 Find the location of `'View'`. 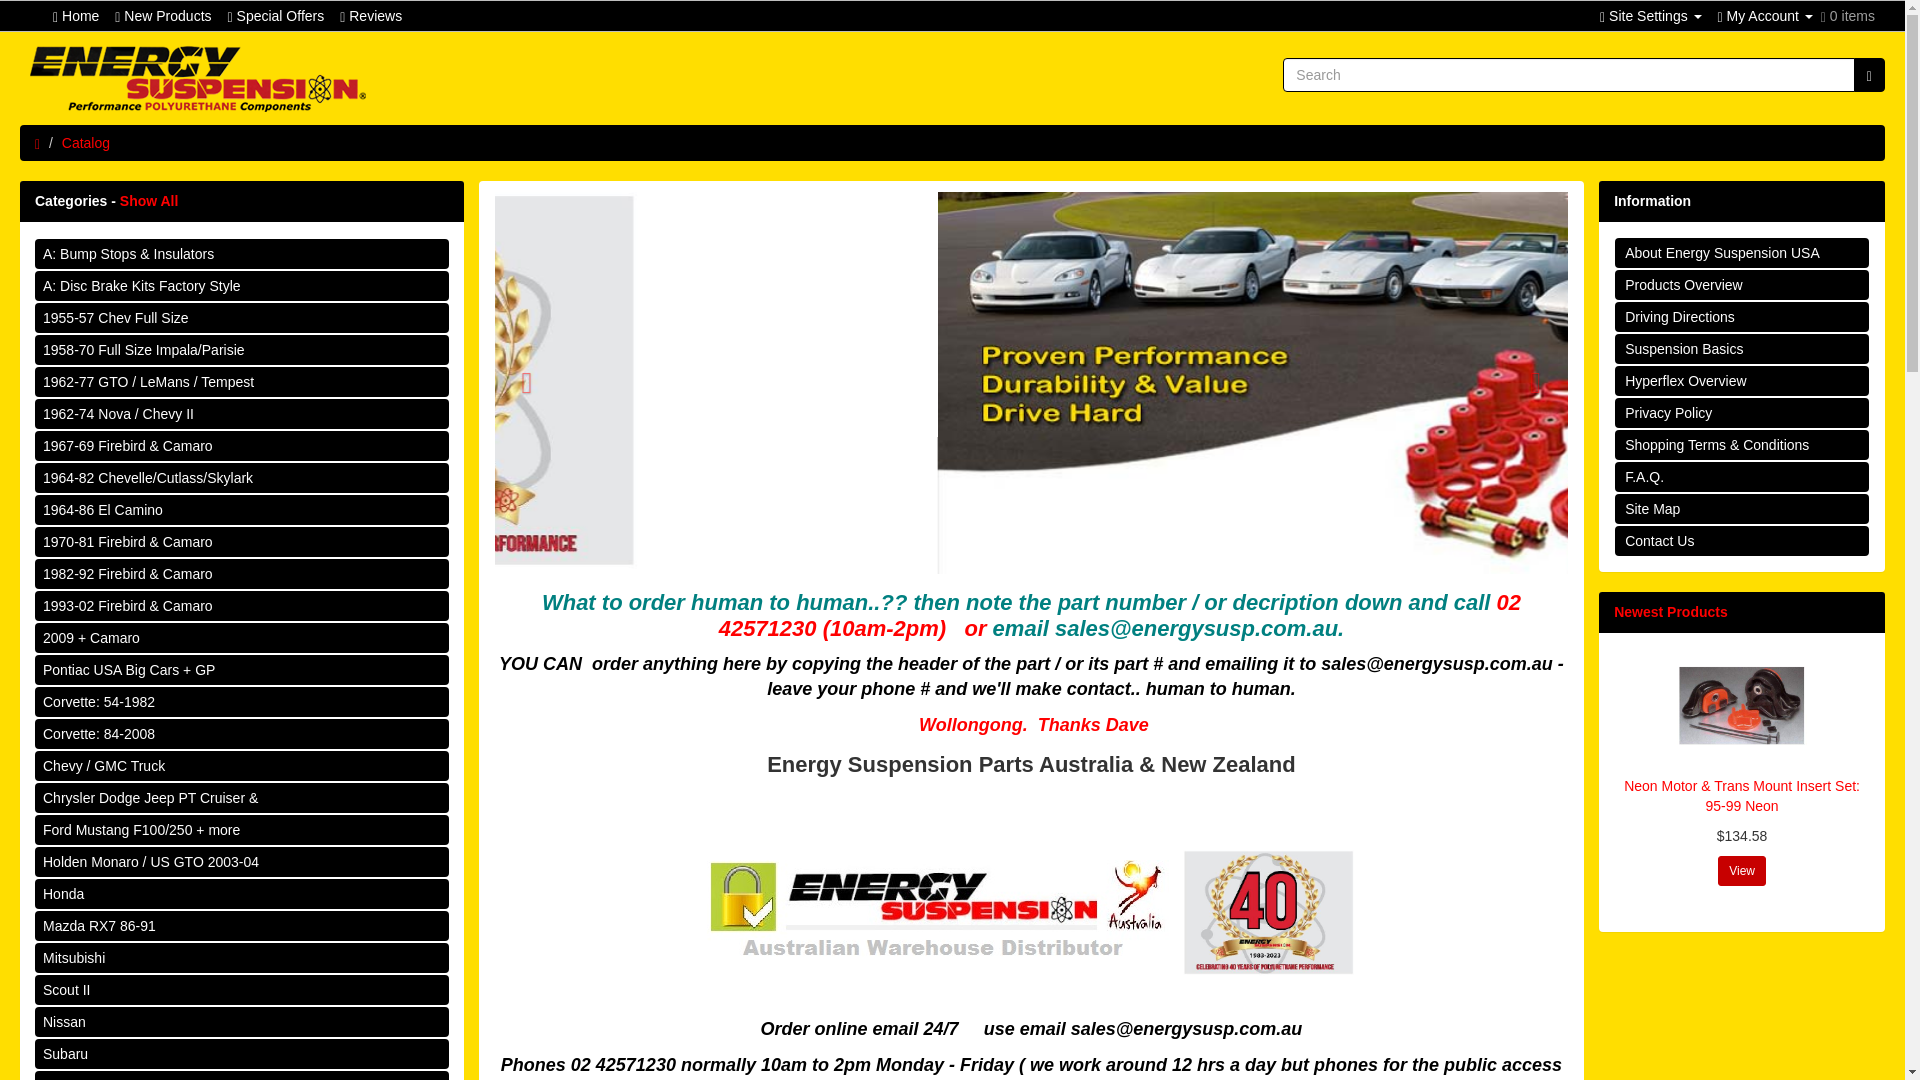

'View' is located at coordinates (1741, 870).